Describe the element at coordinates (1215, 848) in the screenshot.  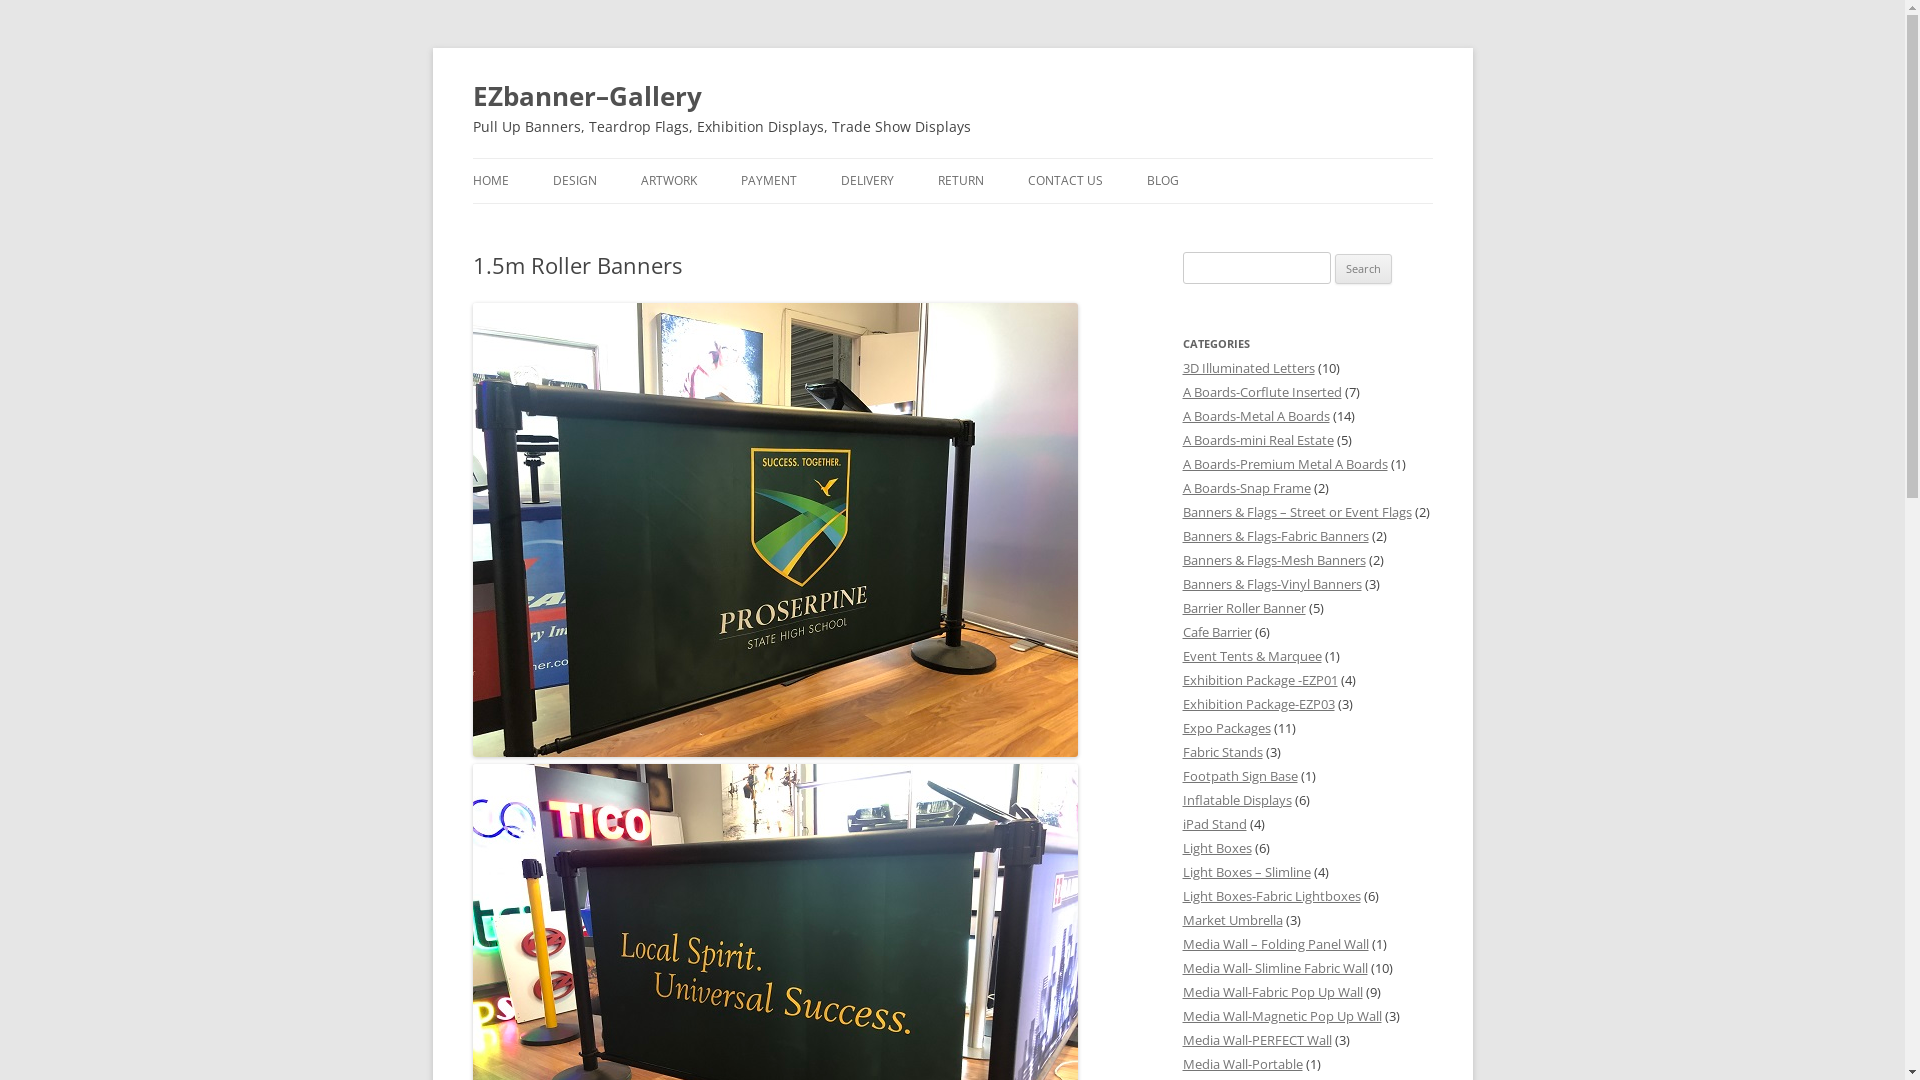
I see `'Light Boxes'` at that location.